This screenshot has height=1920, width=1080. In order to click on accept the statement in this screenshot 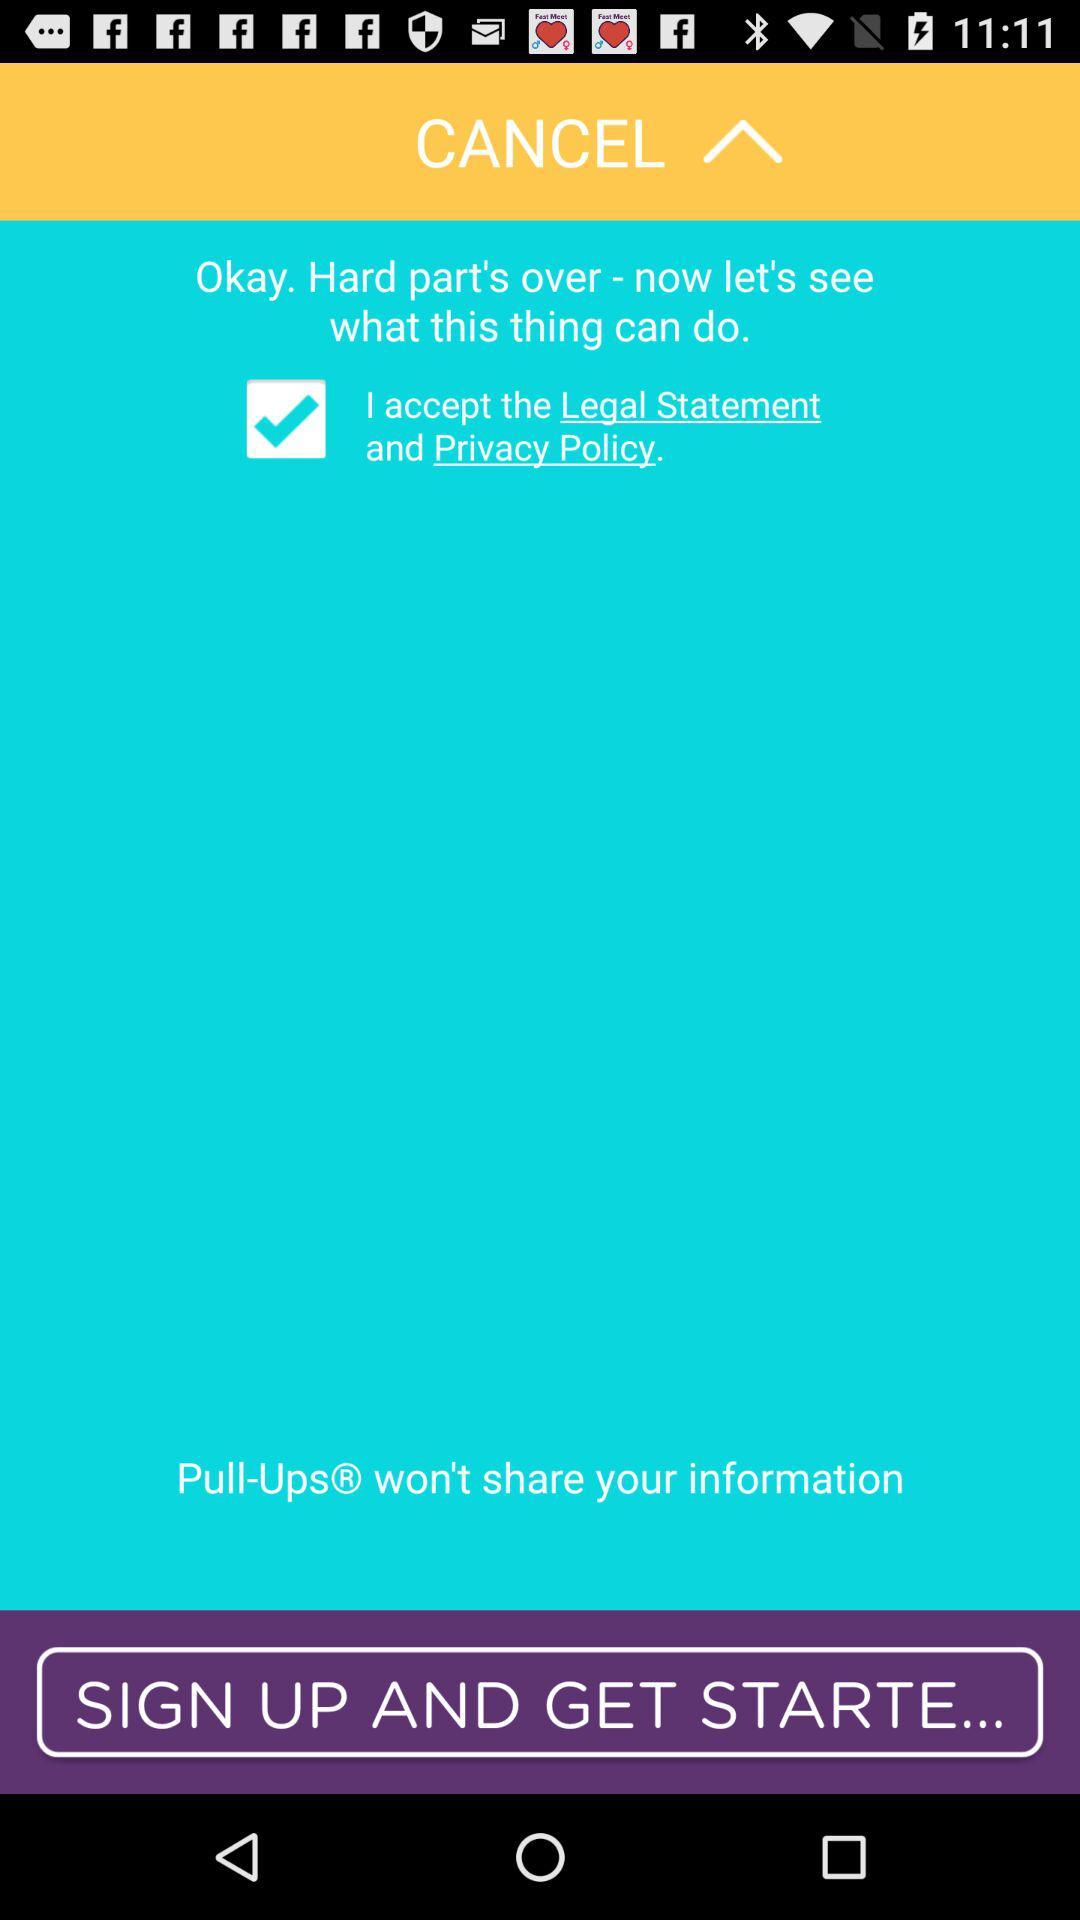, I will do `click(286, 417)`.